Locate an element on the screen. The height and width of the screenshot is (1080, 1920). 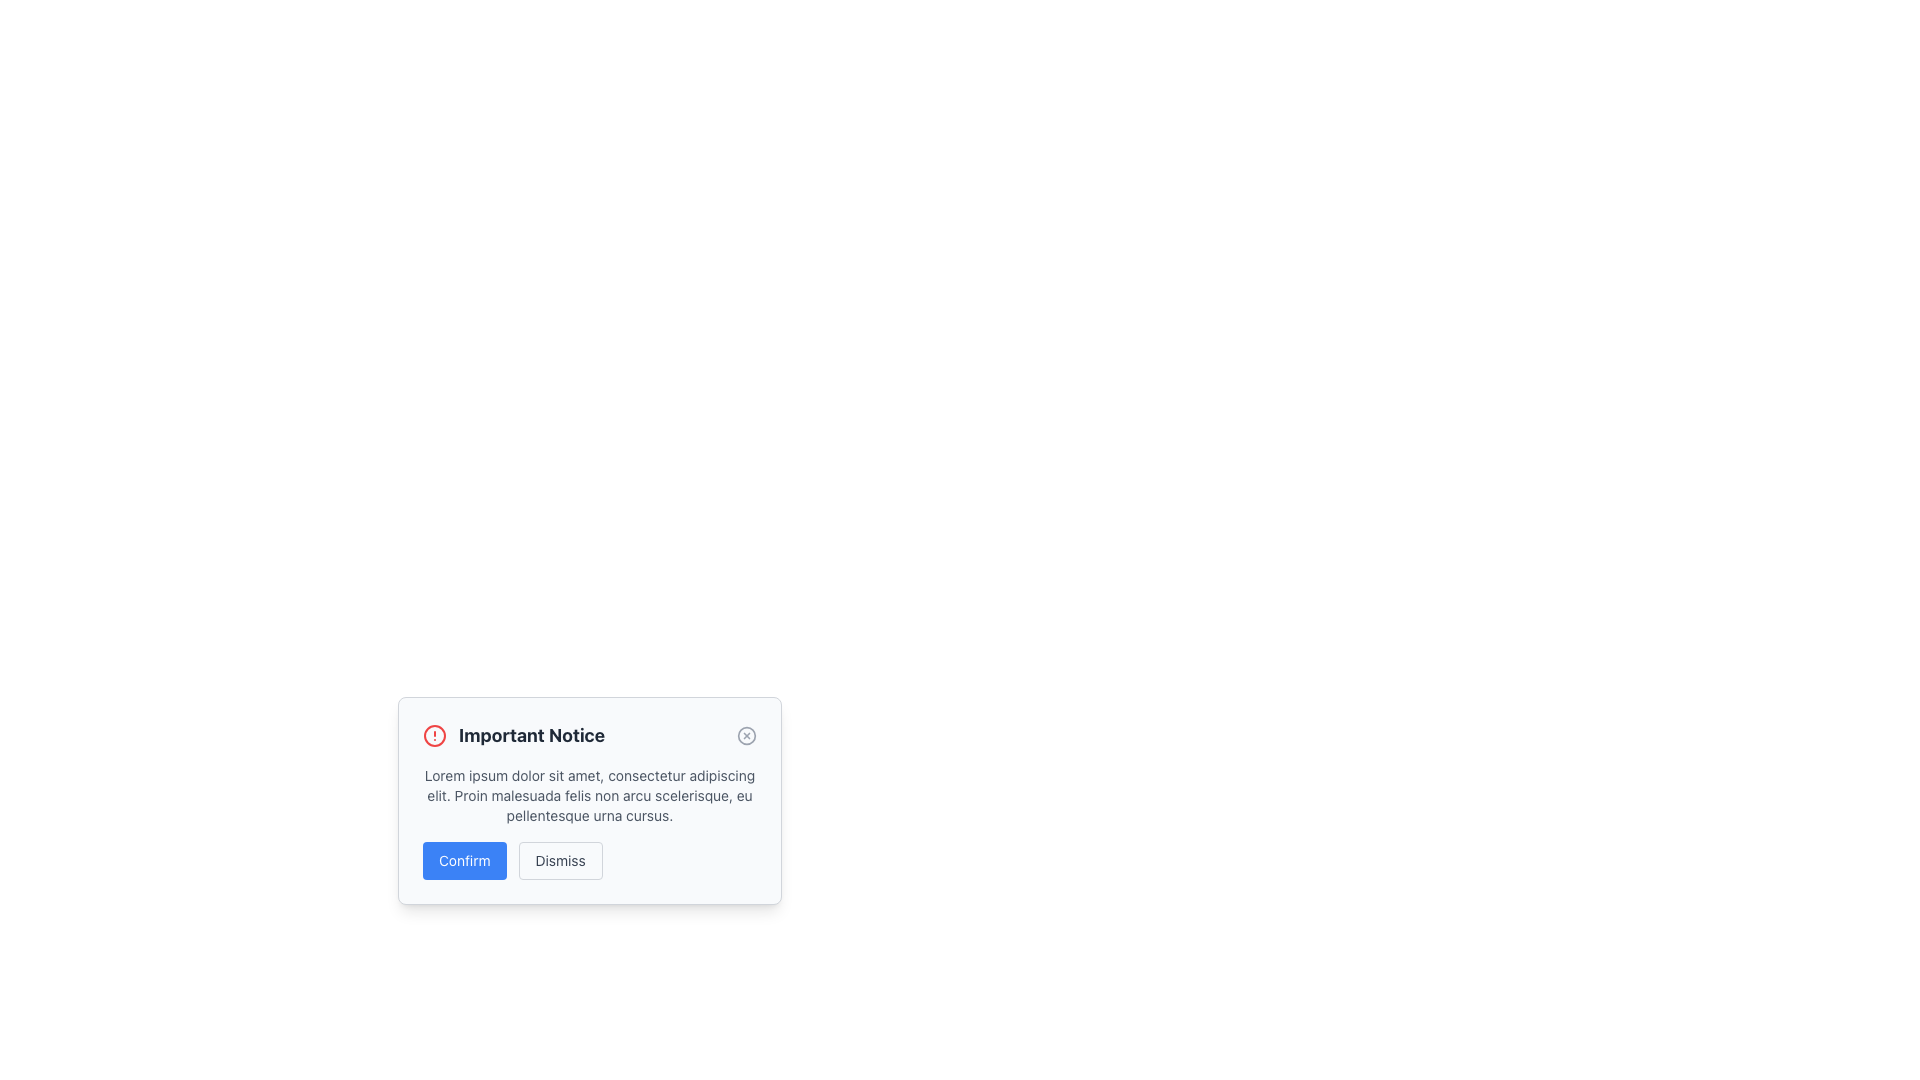
the circular outline SVG graphic element that serves as part of the warning or alert symbol, located within the 'Important Notice' alert card is located at coordinates (434, 736).